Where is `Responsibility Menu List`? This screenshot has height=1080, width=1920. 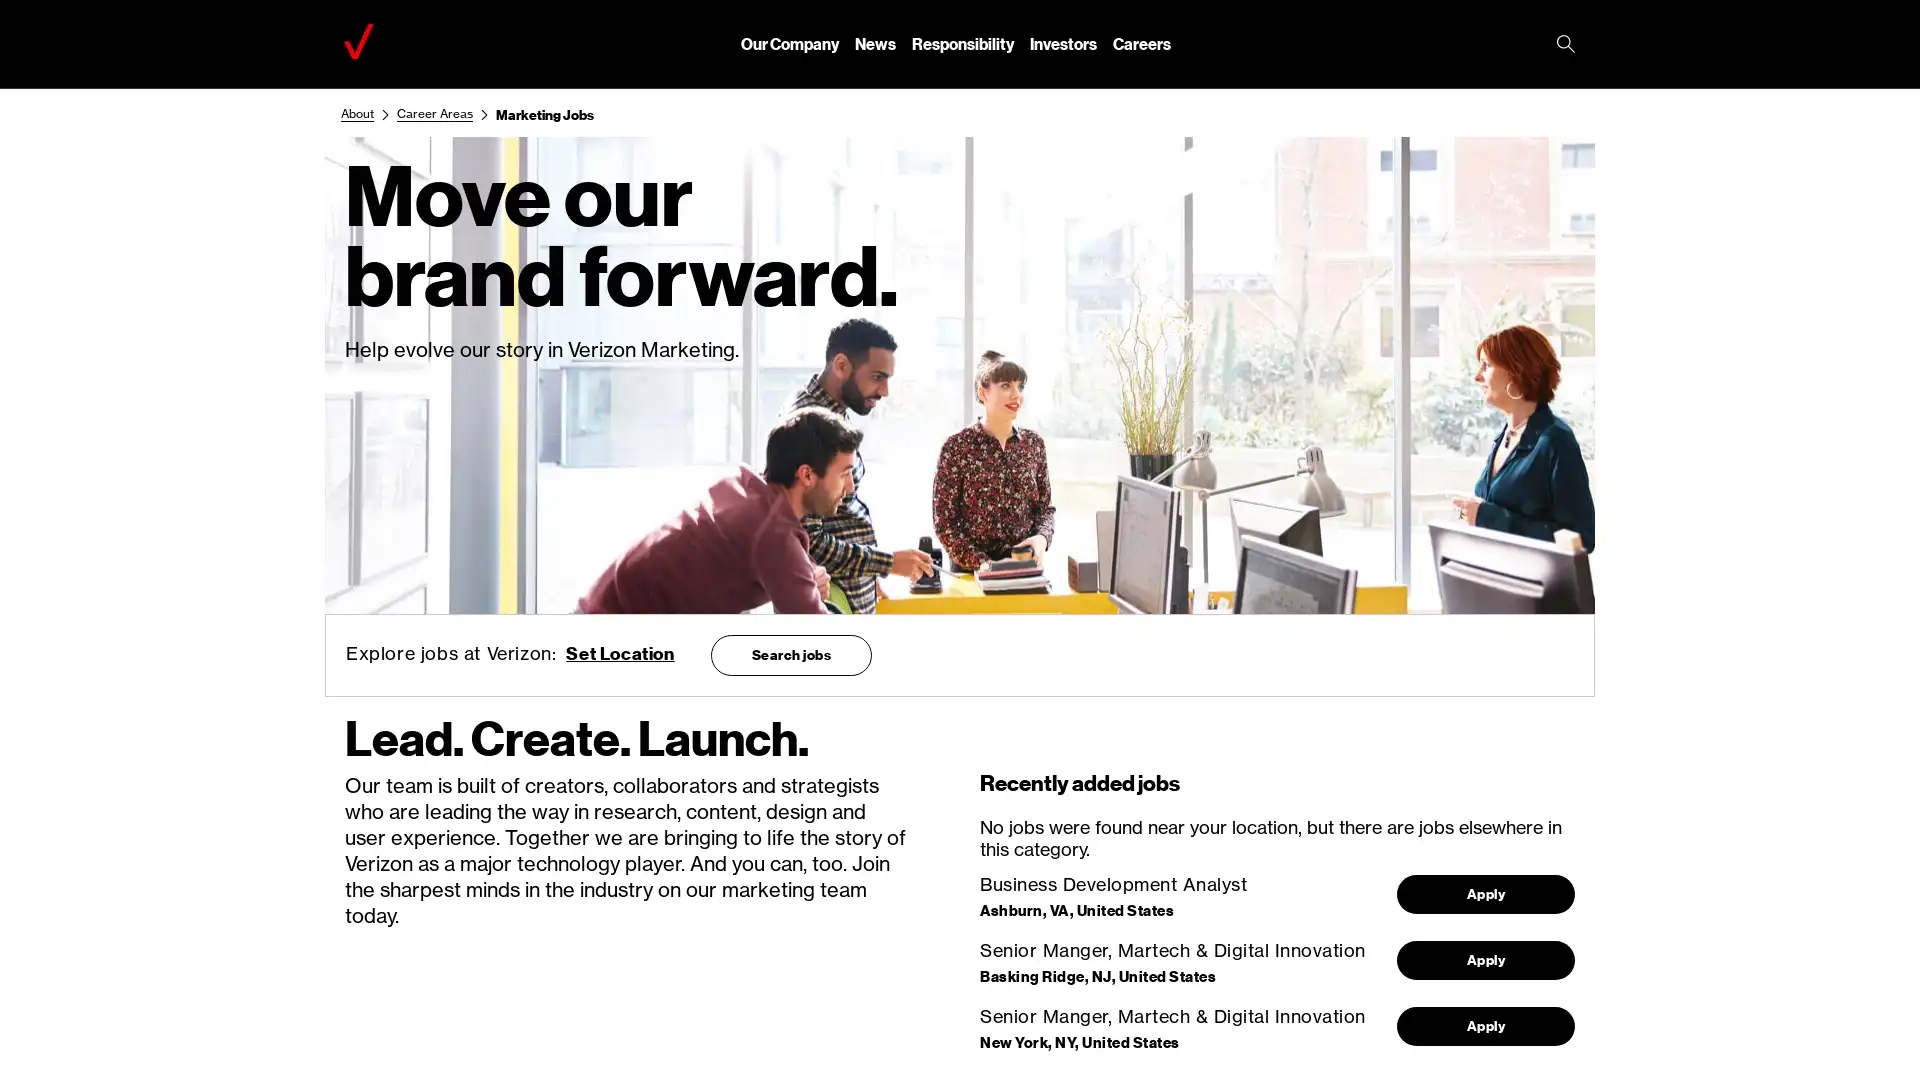
Responsibility Menu List is located at coordinates (963, 43).